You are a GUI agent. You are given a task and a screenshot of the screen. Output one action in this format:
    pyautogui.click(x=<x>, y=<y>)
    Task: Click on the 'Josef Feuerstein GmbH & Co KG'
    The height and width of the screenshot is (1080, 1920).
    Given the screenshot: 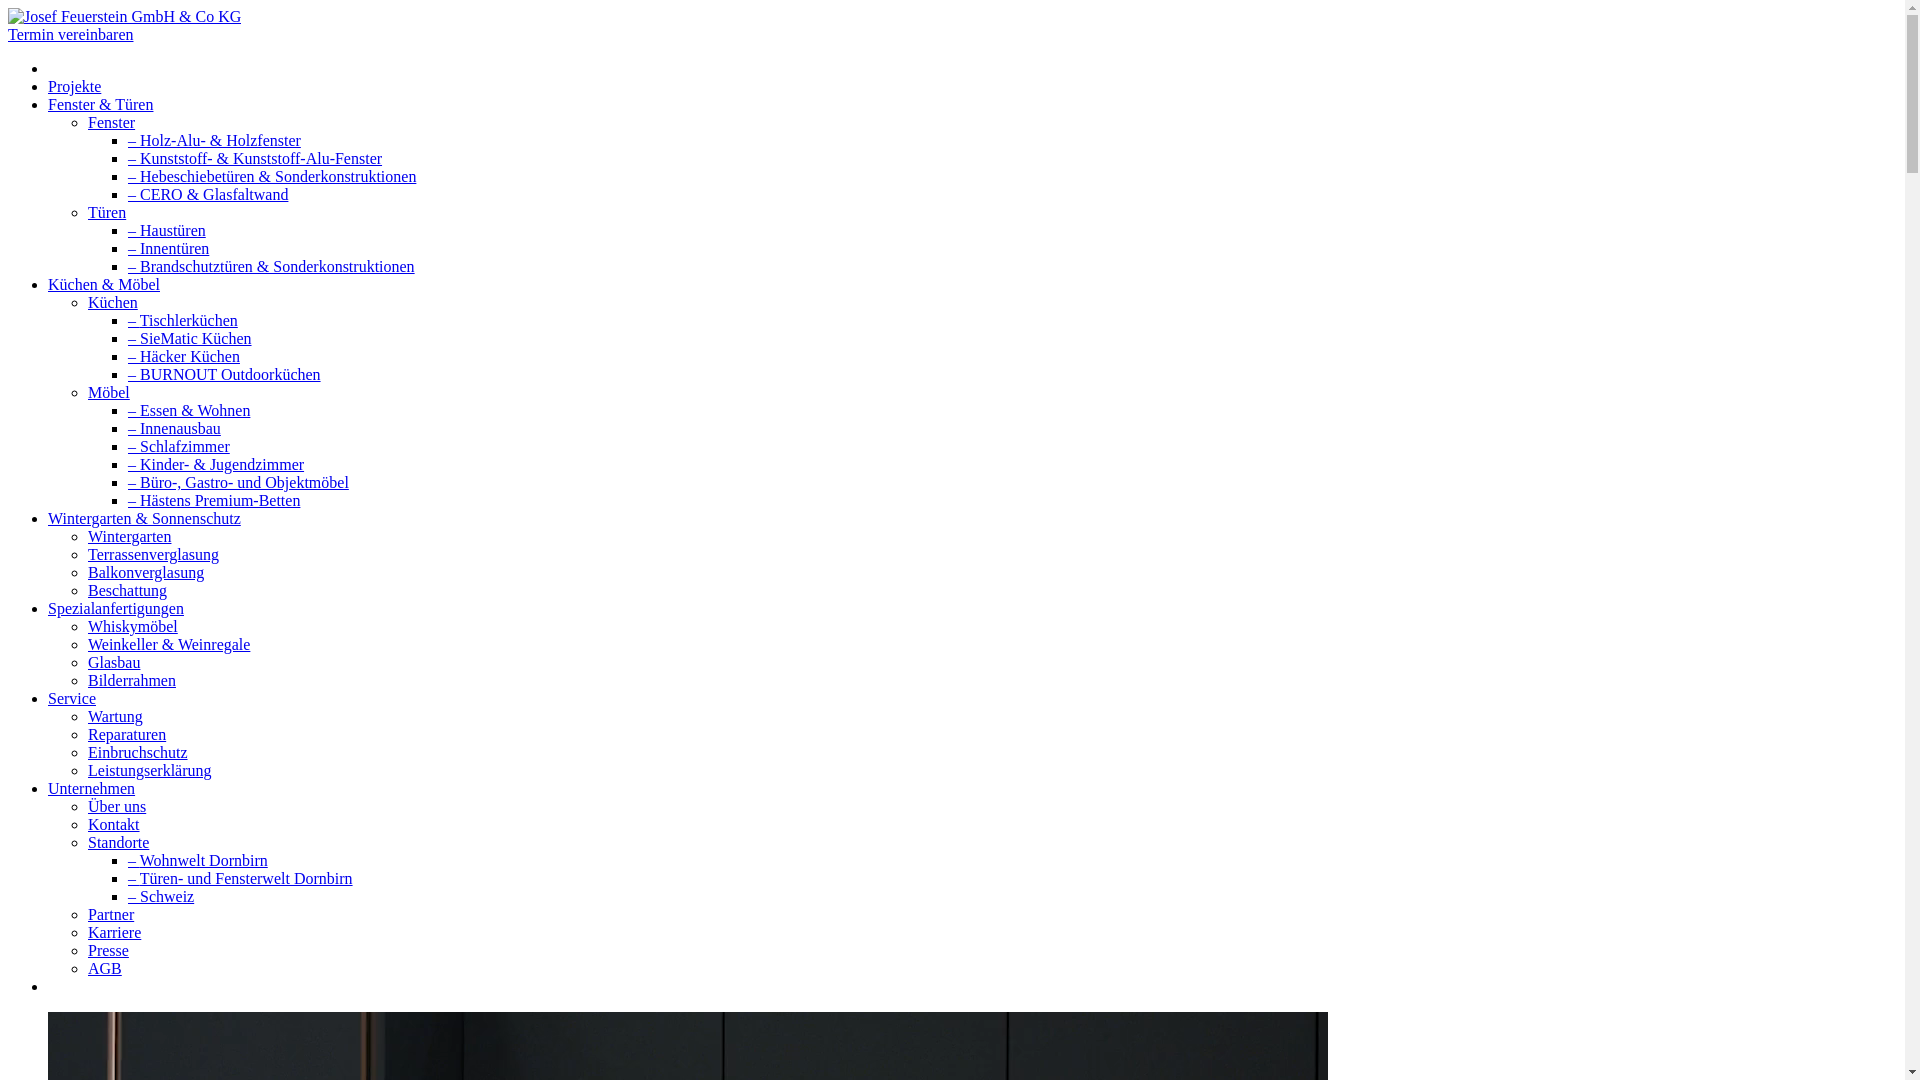 What is the action you would take?
    pyautogui.click(x=123, y=16)
    